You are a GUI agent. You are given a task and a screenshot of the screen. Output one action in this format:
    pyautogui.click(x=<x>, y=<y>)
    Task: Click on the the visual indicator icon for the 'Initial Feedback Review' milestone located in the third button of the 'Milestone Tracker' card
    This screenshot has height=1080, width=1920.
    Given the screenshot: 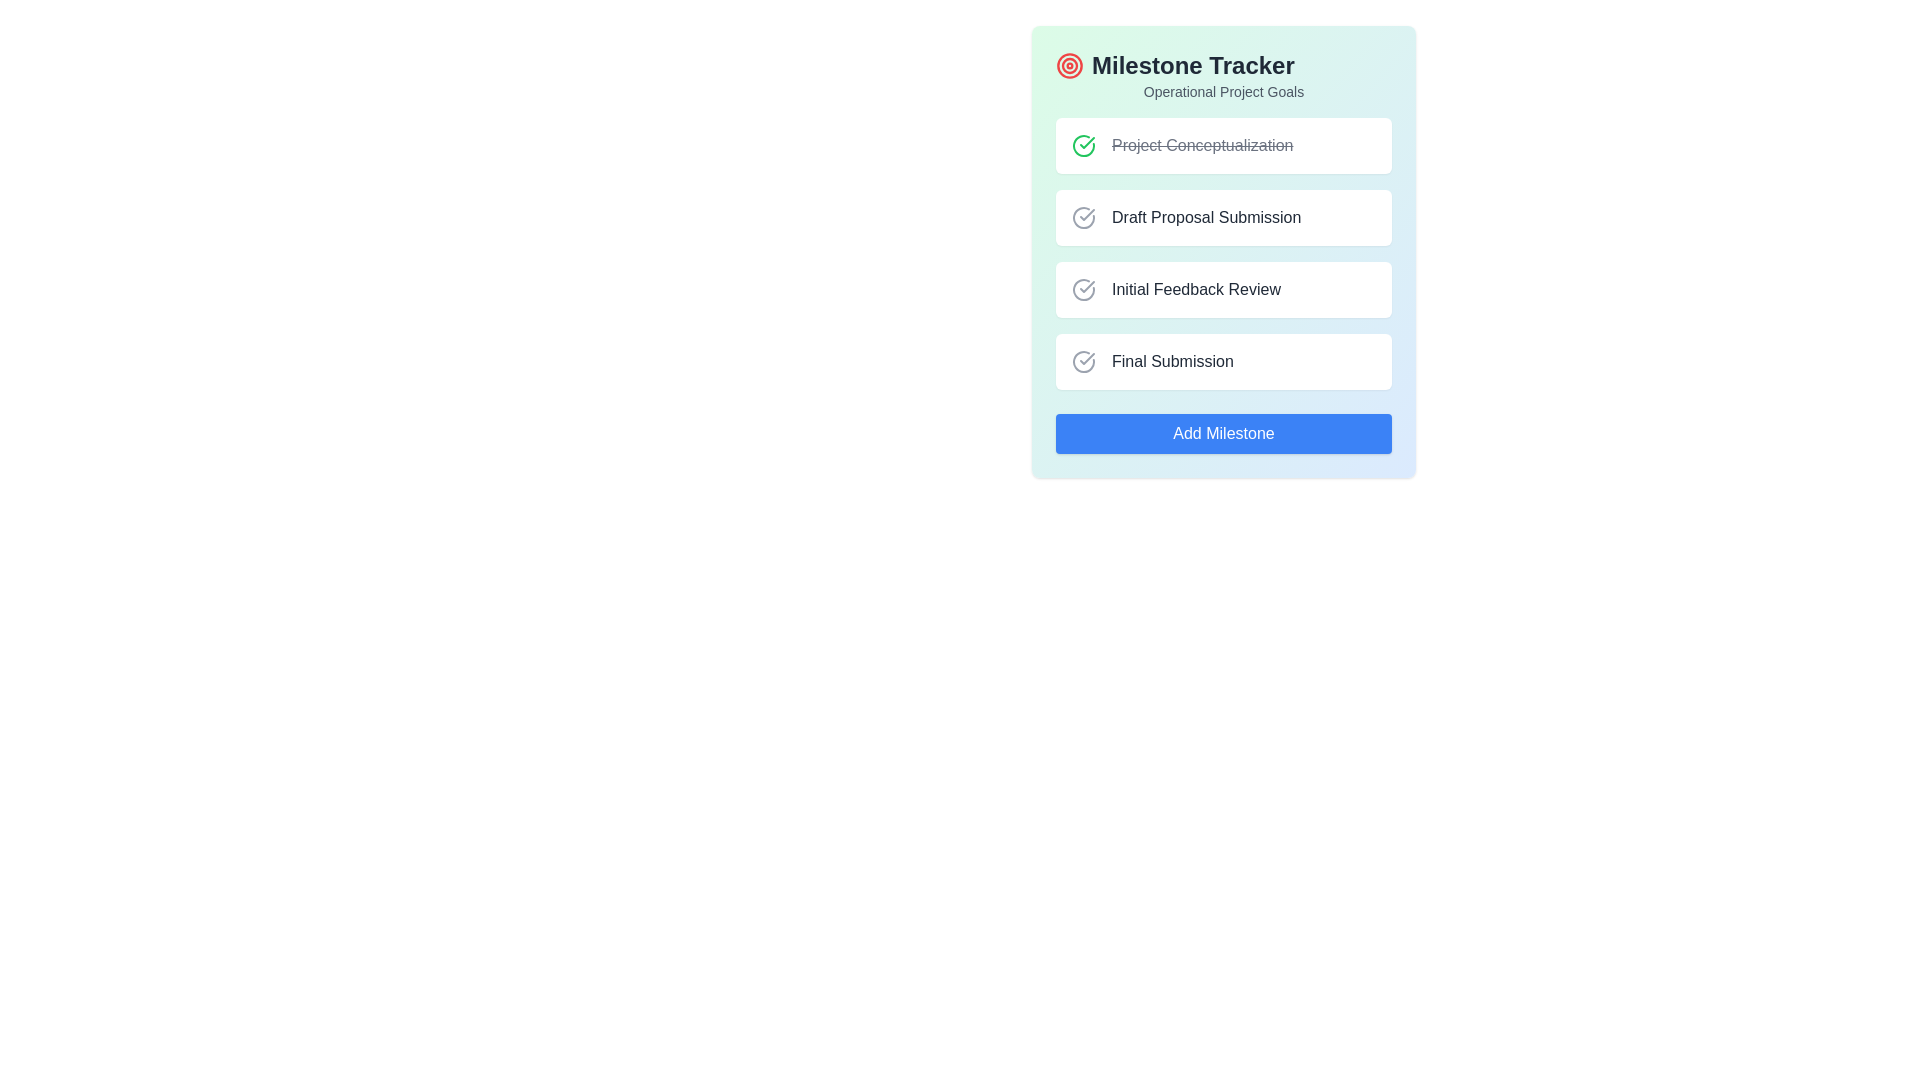 What is the action you would take?
    pyautogui.click(x=1083, y=289)
    